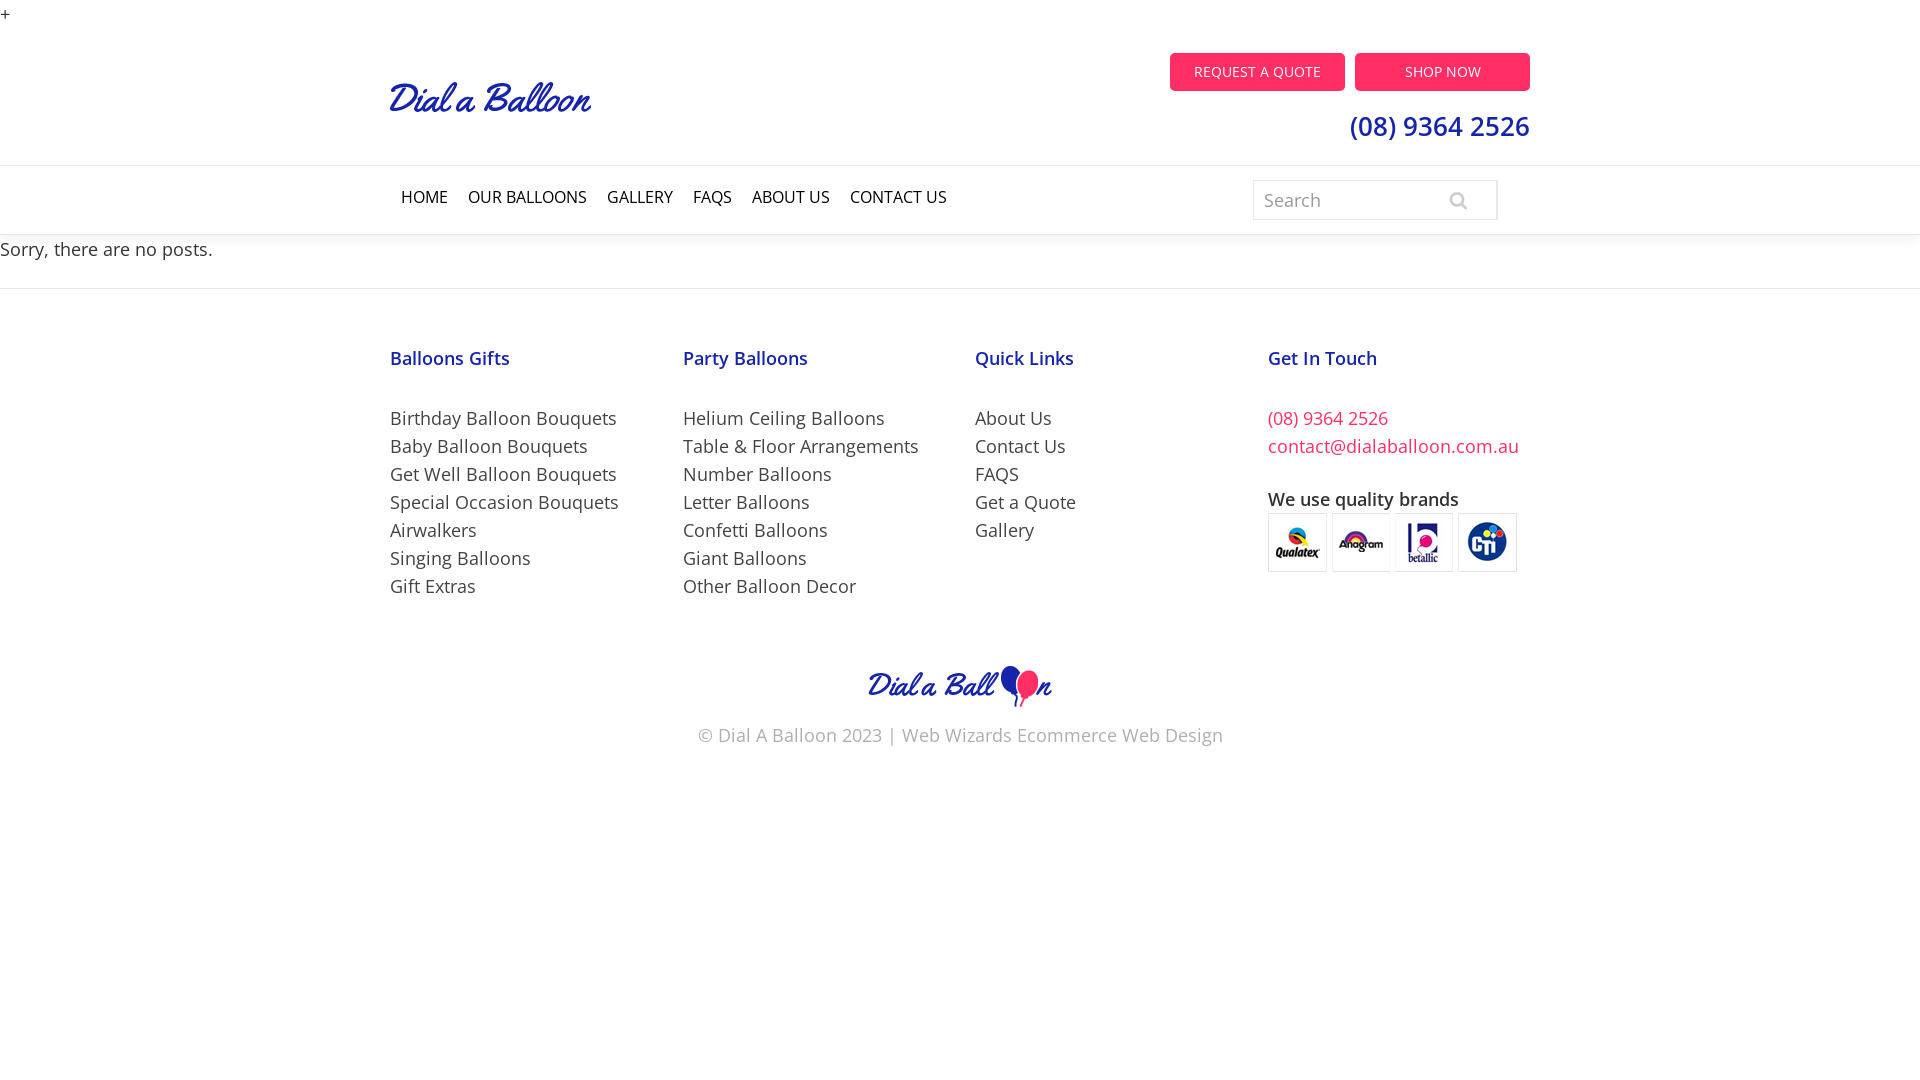 The image size is (1920, 1080). I want to click on '(08) 9364 2526', so click(1328, 416).